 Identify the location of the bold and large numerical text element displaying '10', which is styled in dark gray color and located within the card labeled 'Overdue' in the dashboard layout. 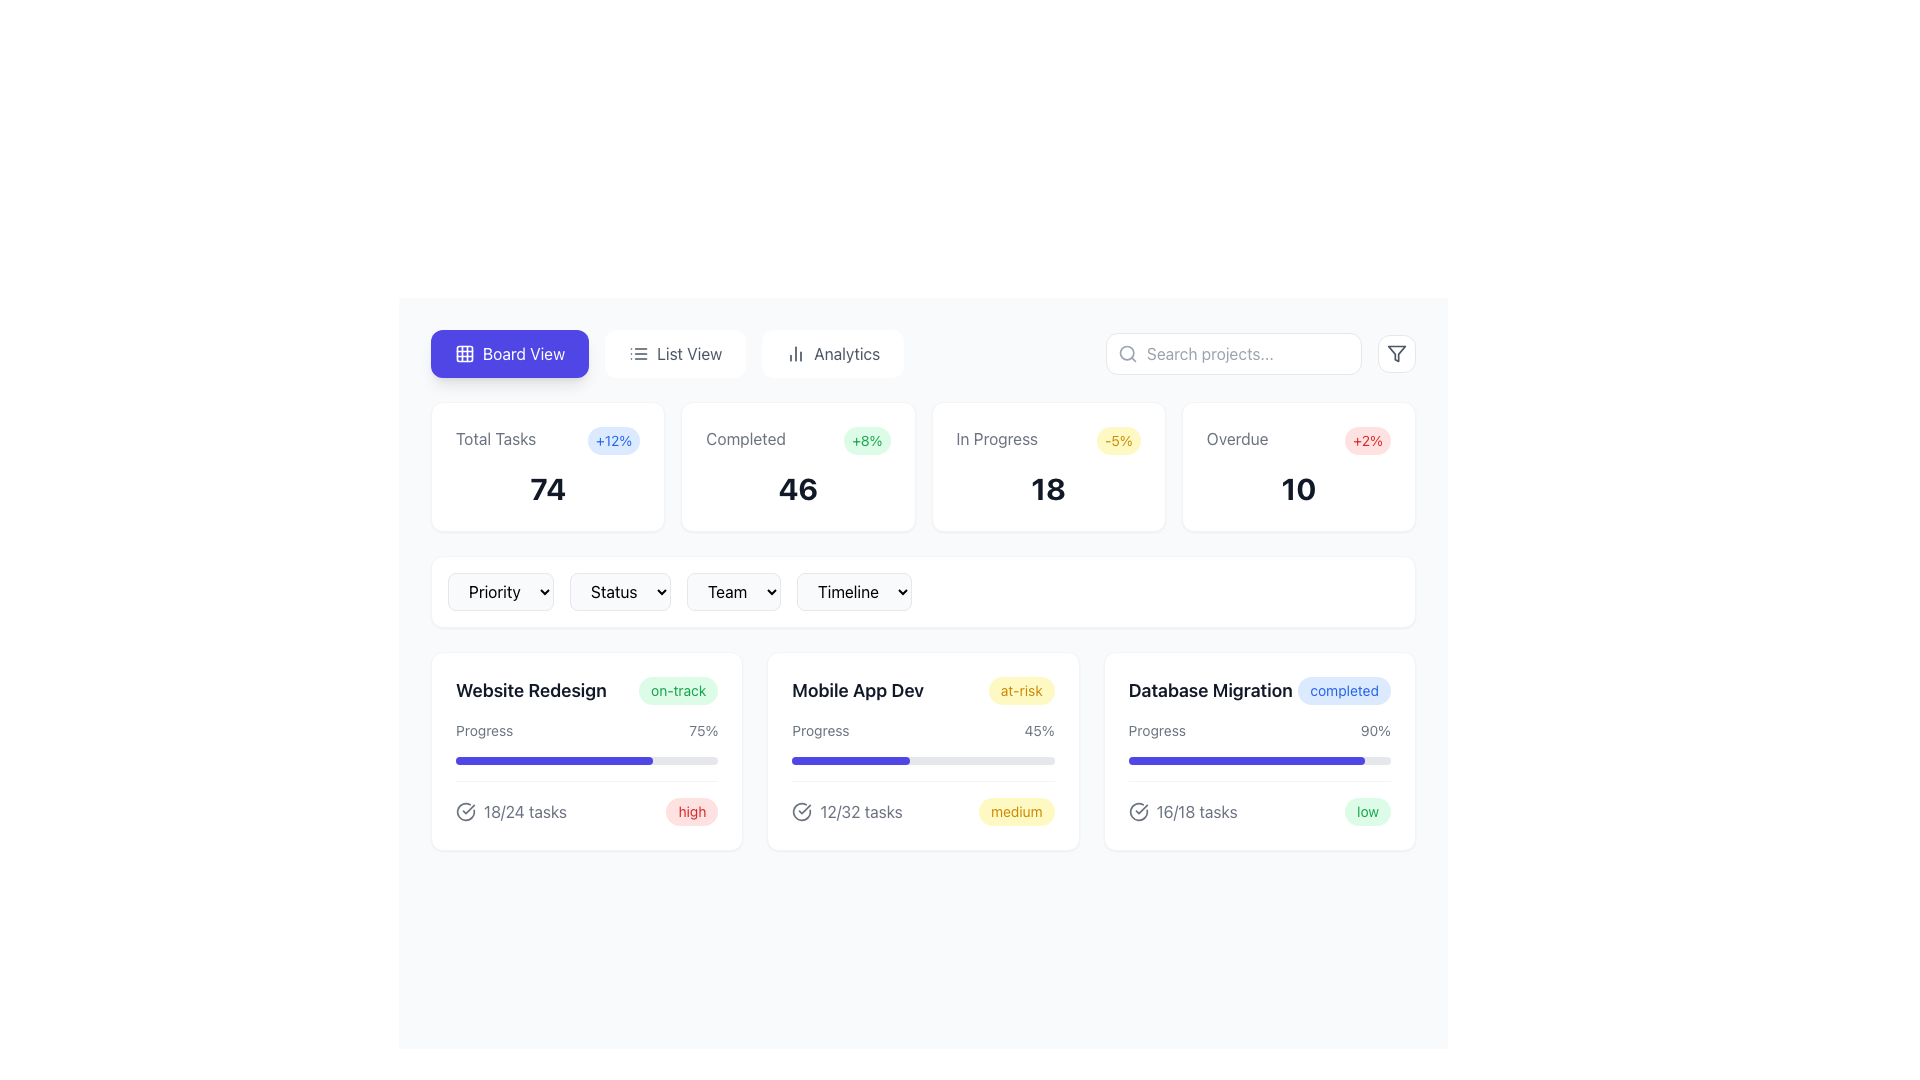
(1298, 489).